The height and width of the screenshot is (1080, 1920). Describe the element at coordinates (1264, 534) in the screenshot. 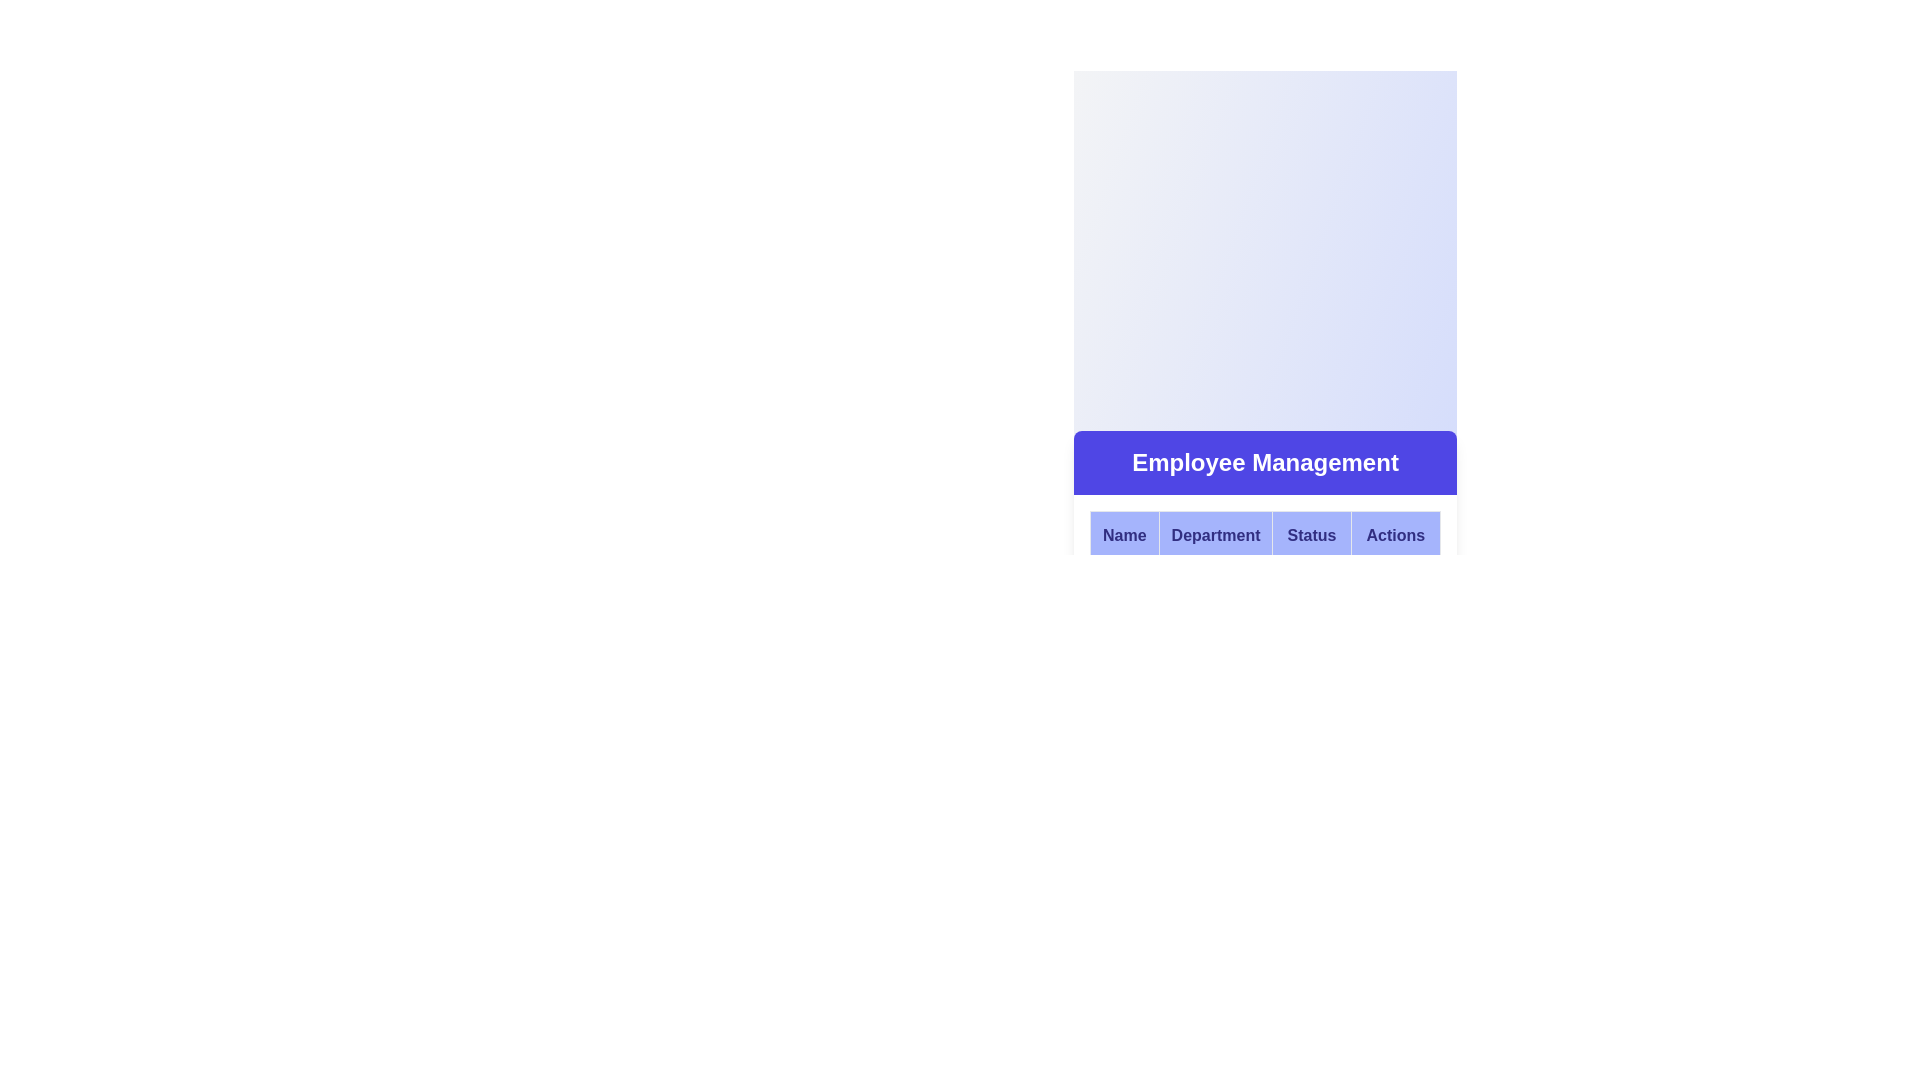

I see `titles of the Table Header Row for the Employee Management section, which includes Name, Department, Status, and Actions` at that location.